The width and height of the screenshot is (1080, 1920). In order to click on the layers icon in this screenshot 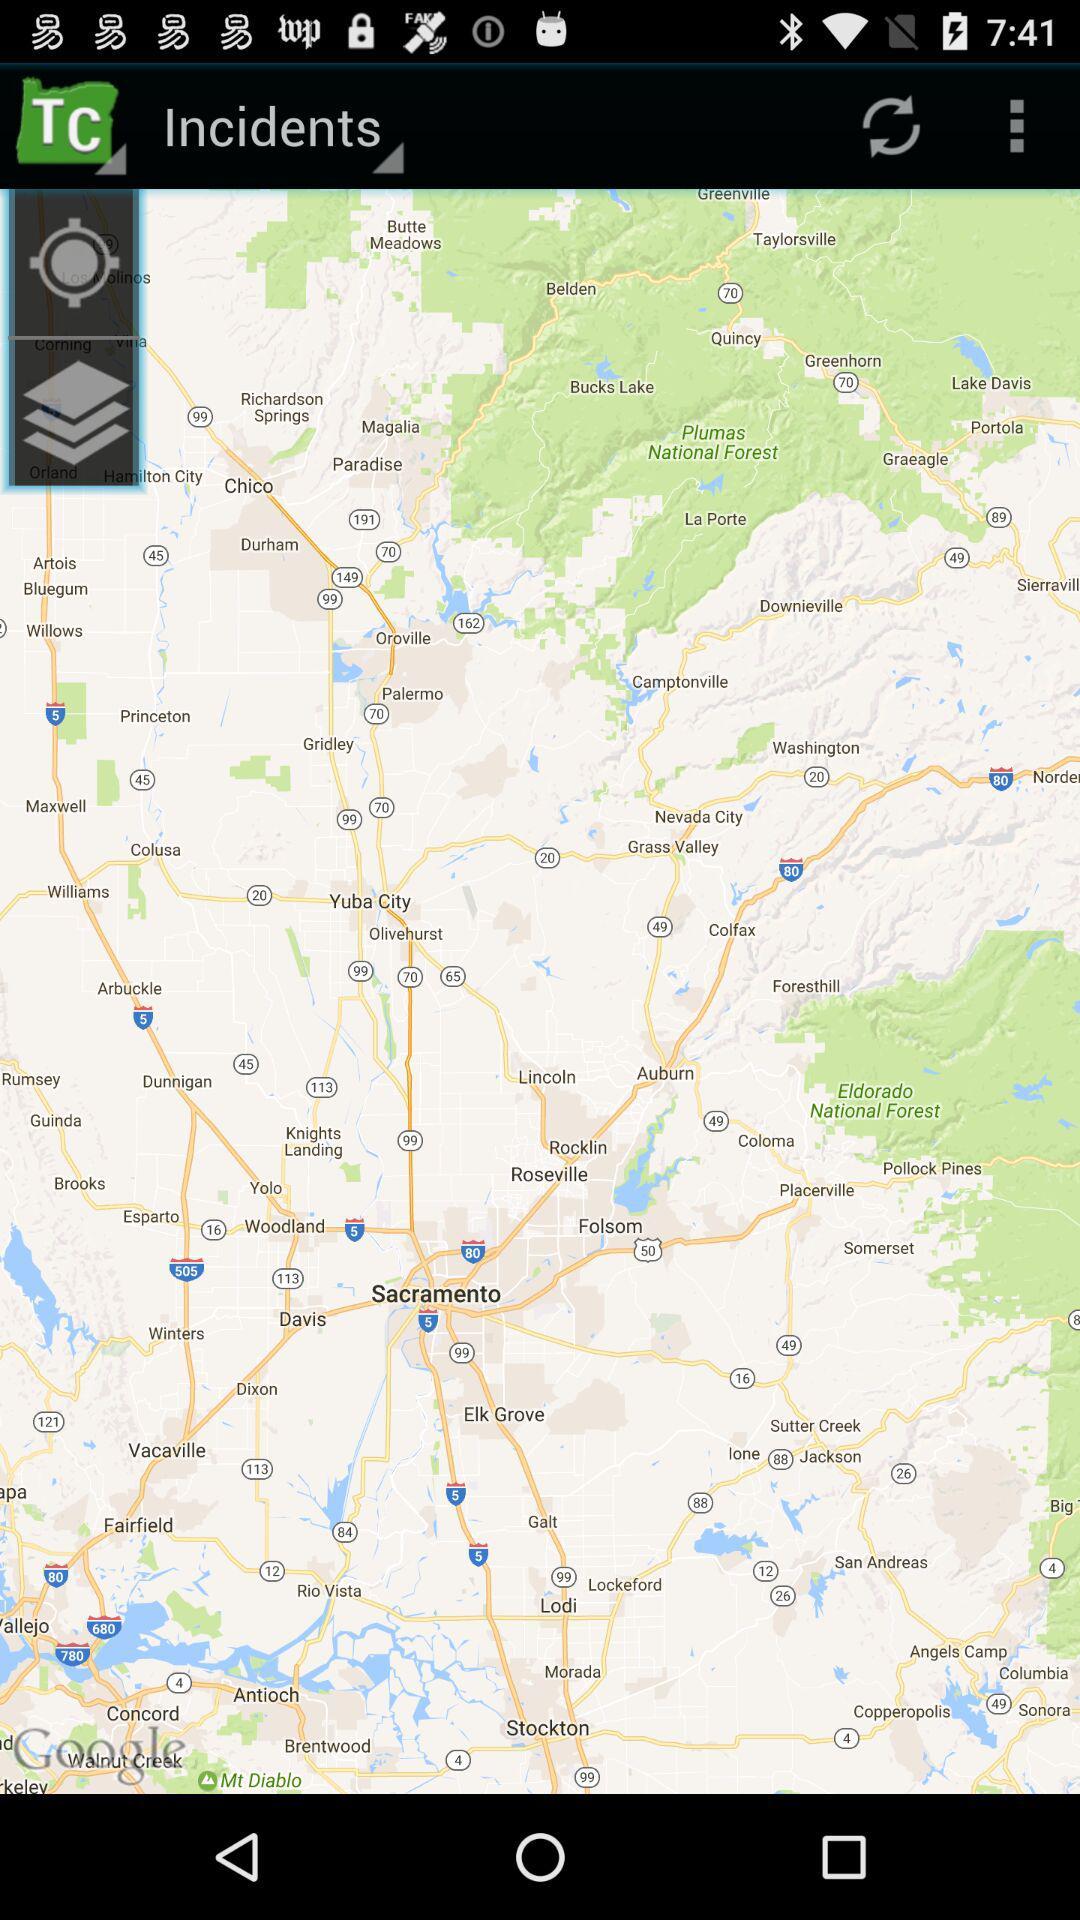, I will do `click(72, 441)`.